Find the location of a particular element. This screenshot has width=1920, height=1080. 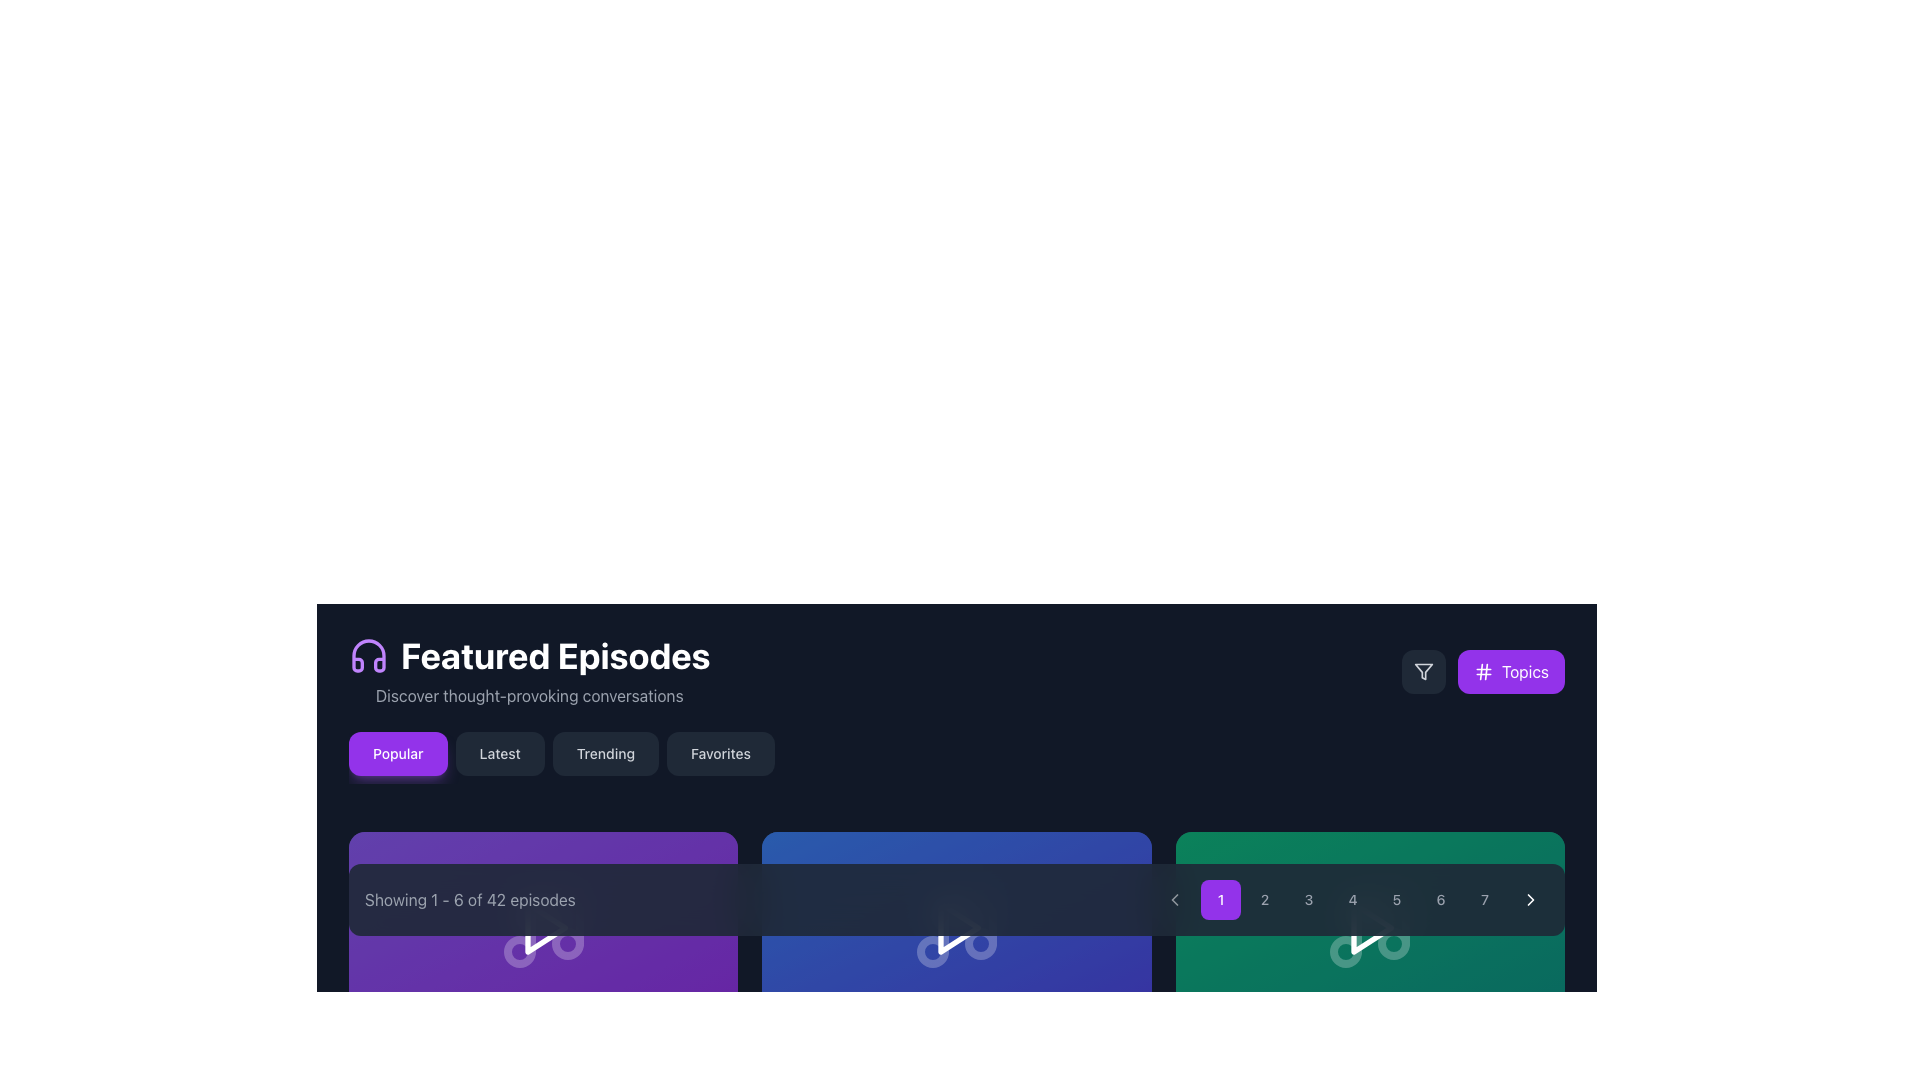

the left arrow button styled with a dark background and white chevron, positioned at the far left of the pagination controls is located at coordinates (1175, 898).